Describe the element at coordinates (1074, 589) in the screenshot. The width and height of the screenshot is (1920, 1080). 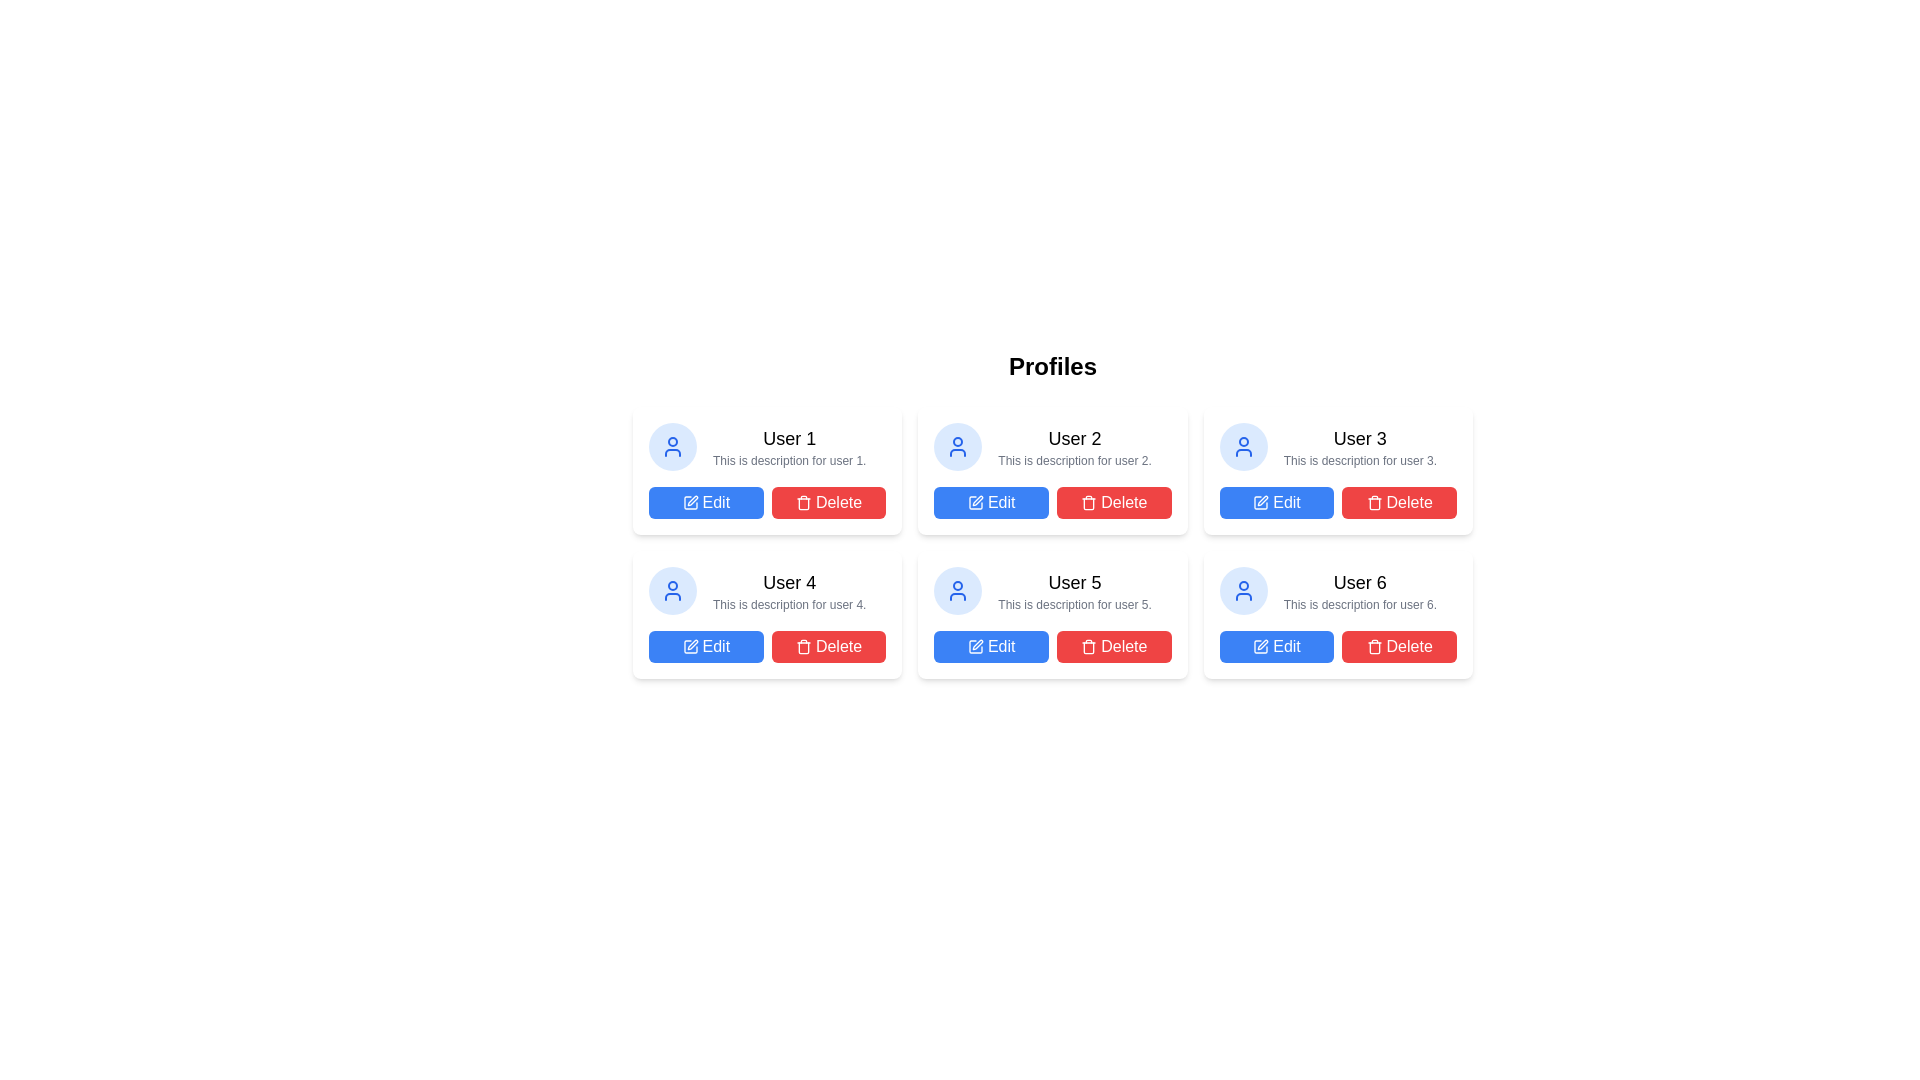
I see `the text label component with hierarchical styling that serves as a descriptive label for the user profile, located in the second card of the second row in the grid layout, adjacent to 'User 4' and 'User 6'` at that location.